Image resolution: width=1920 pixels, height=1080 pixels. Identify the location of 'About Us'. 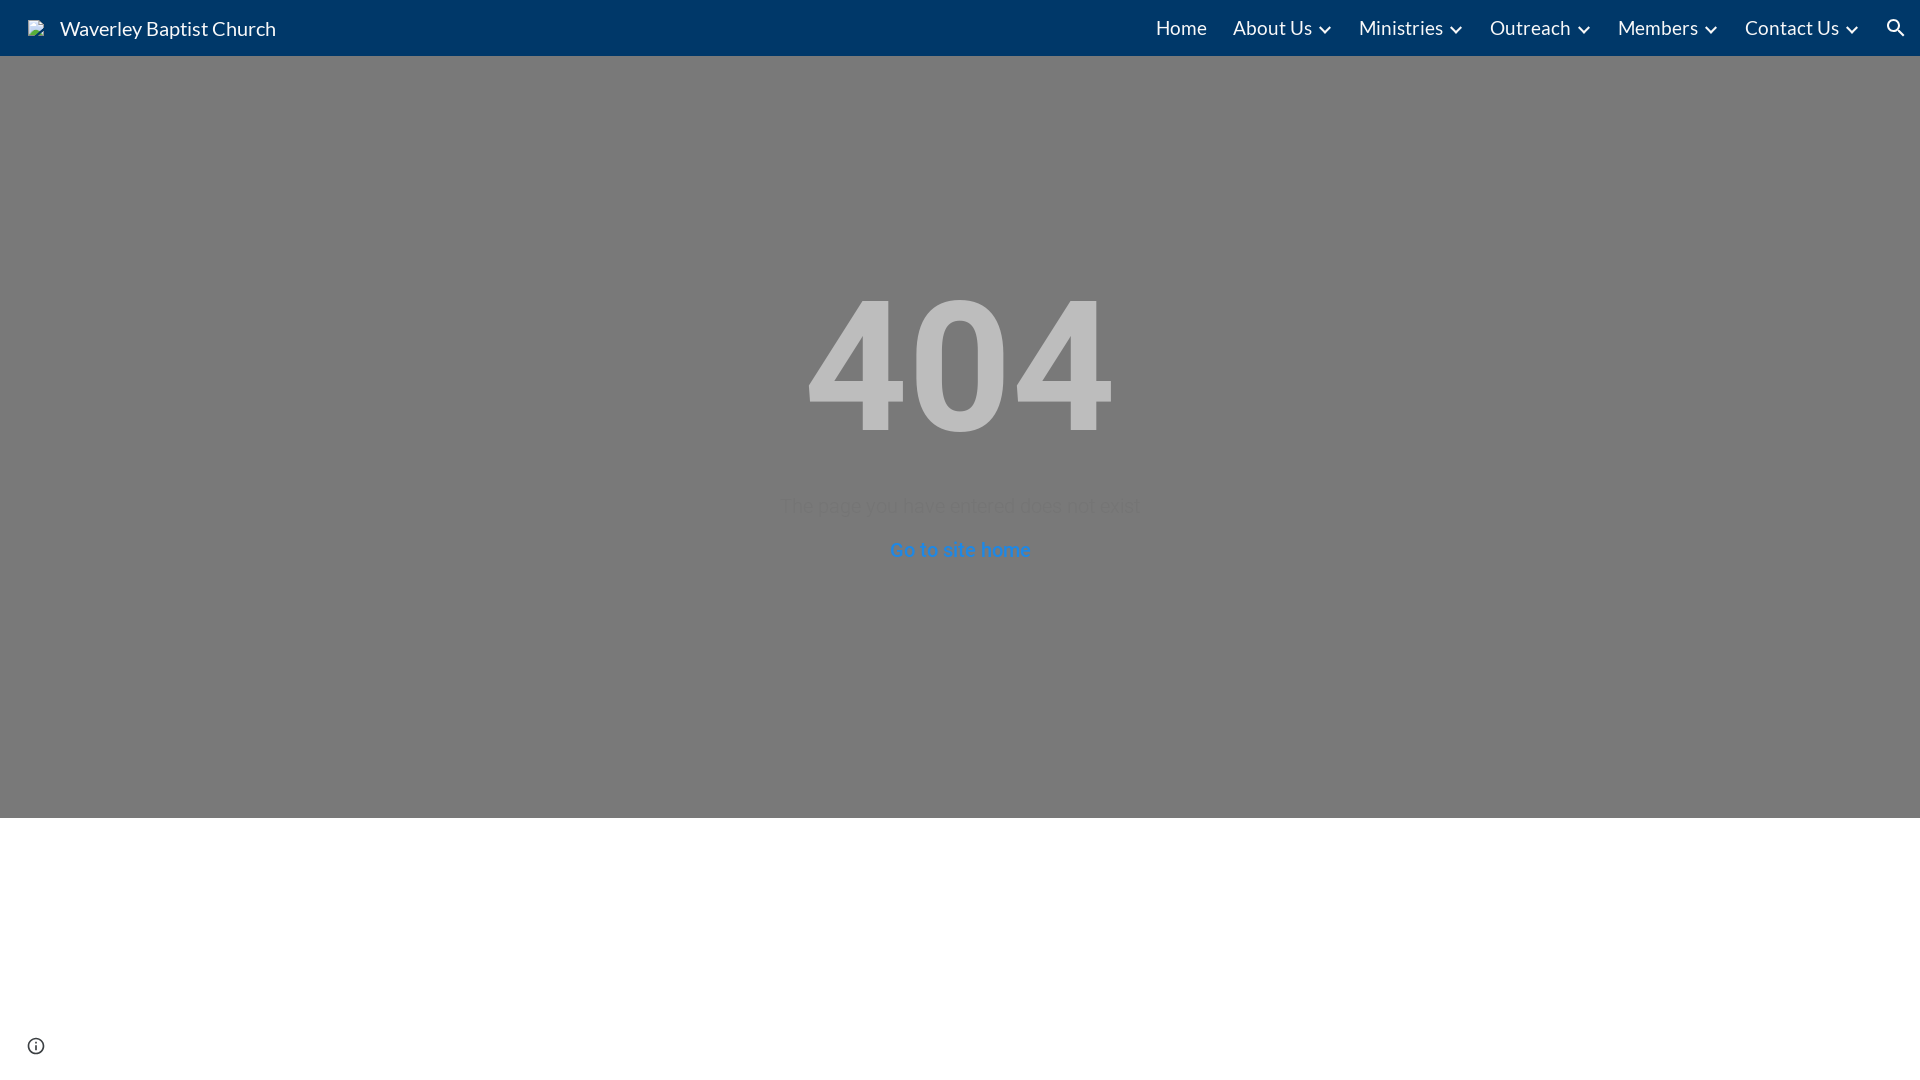
(1271, 27).